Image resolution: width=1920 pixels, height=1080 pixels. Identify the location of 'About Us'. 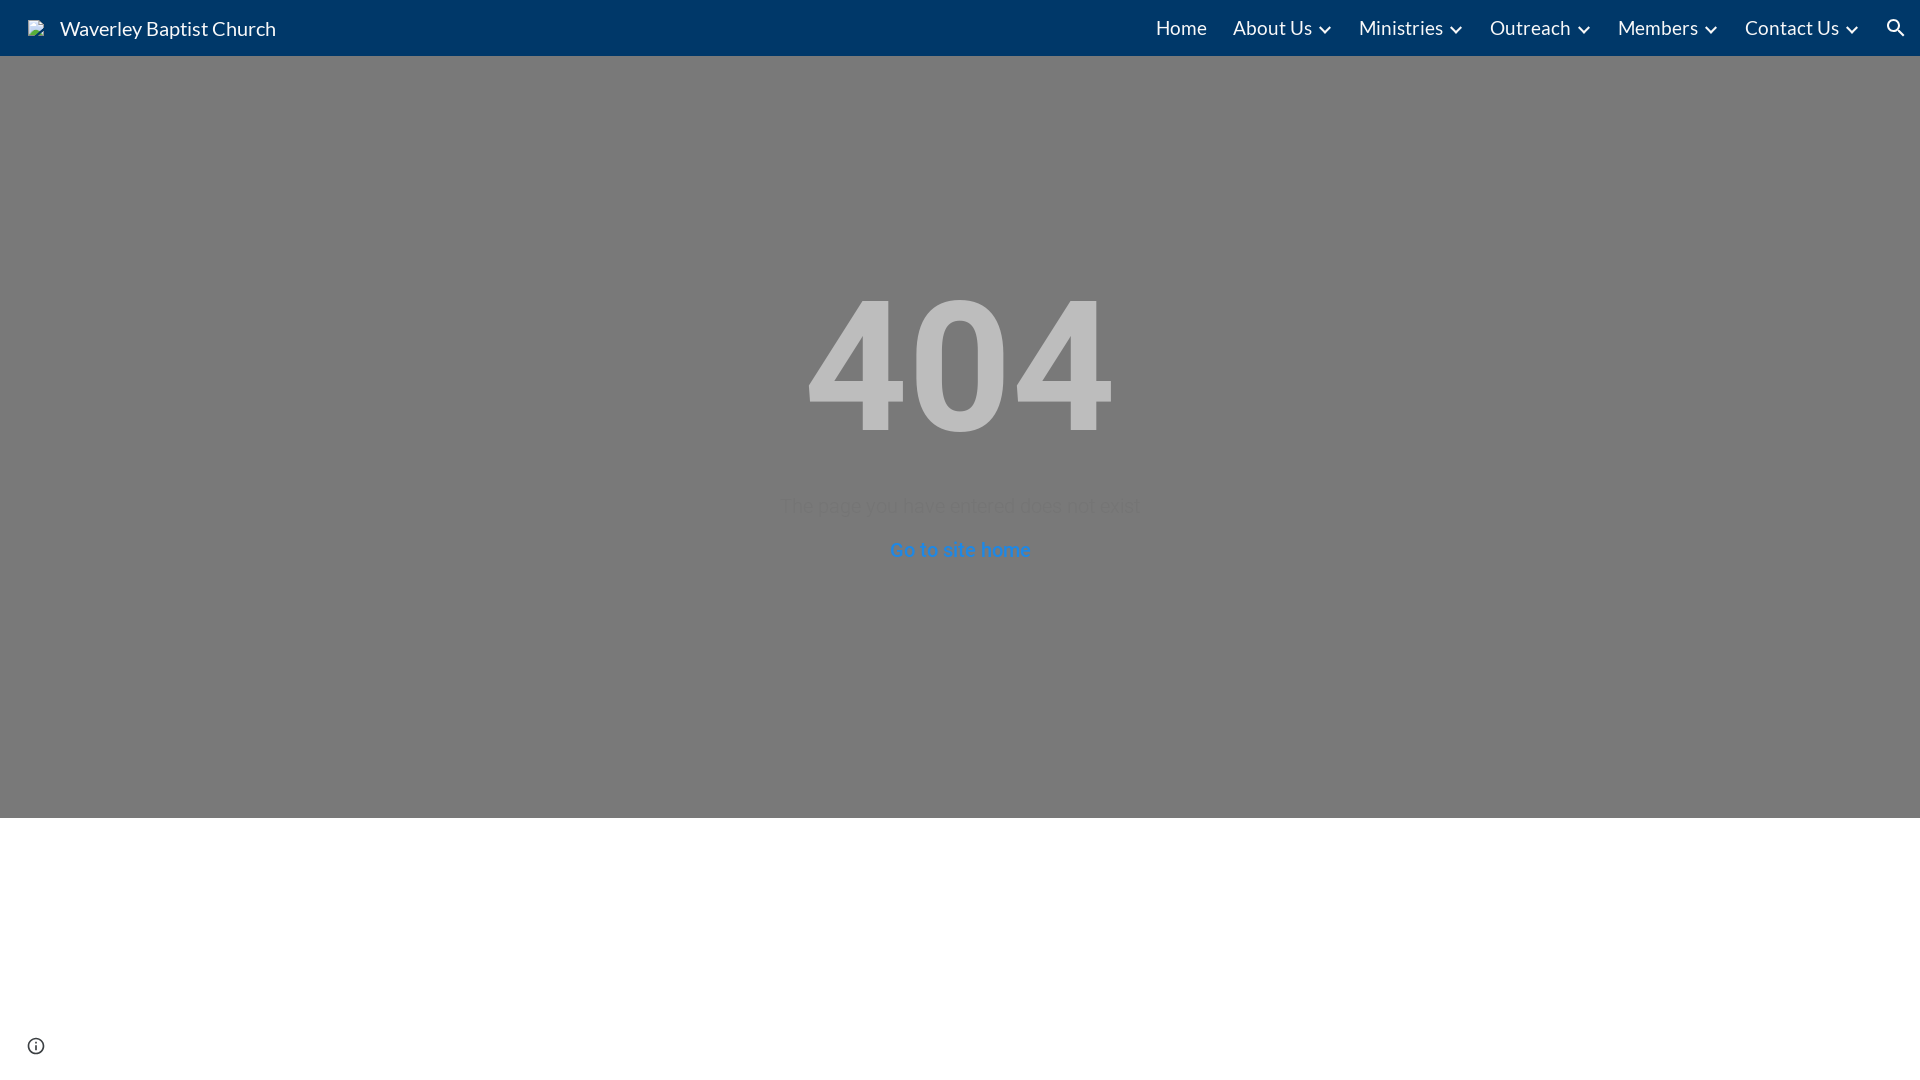
(1271, 27).